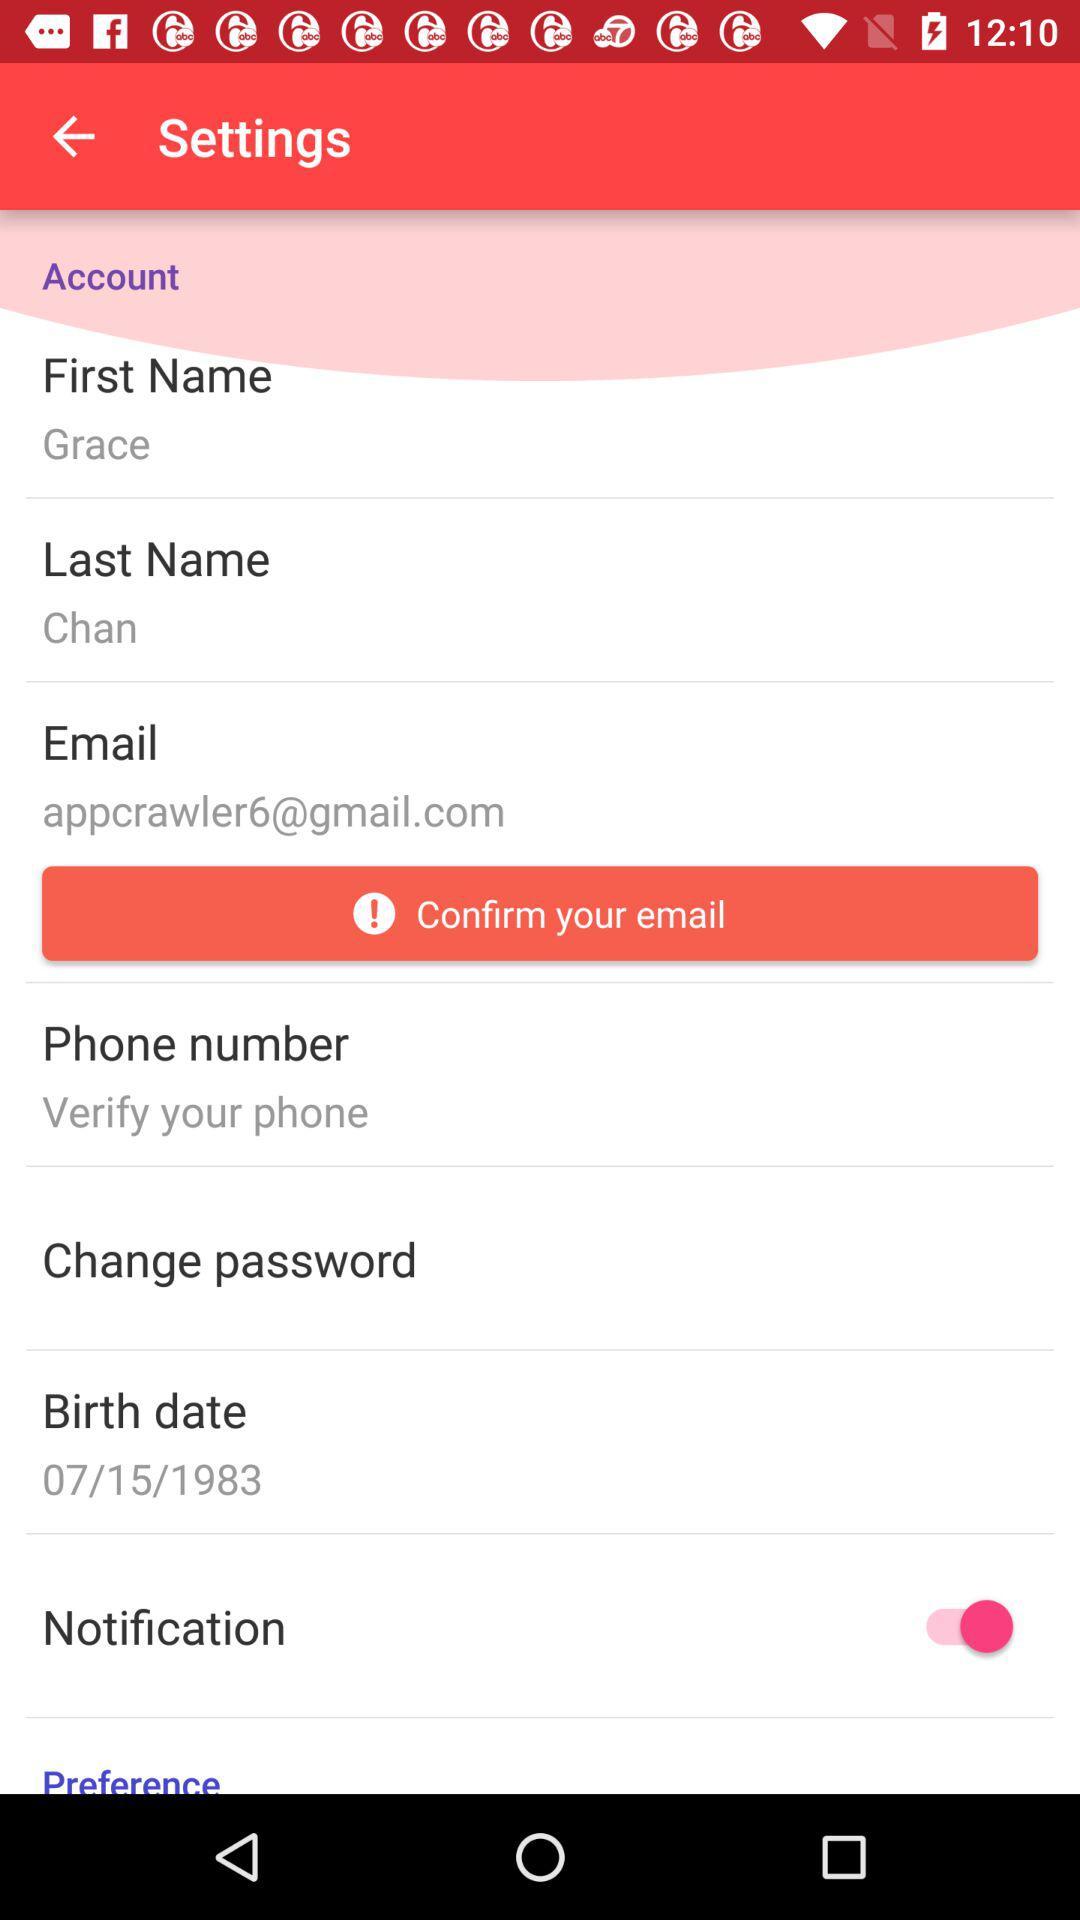 This screenshot has width=1080, height=1920. Describe the element at coordinates (959, 1626) in the screenshot. I see `on off button` at that location.